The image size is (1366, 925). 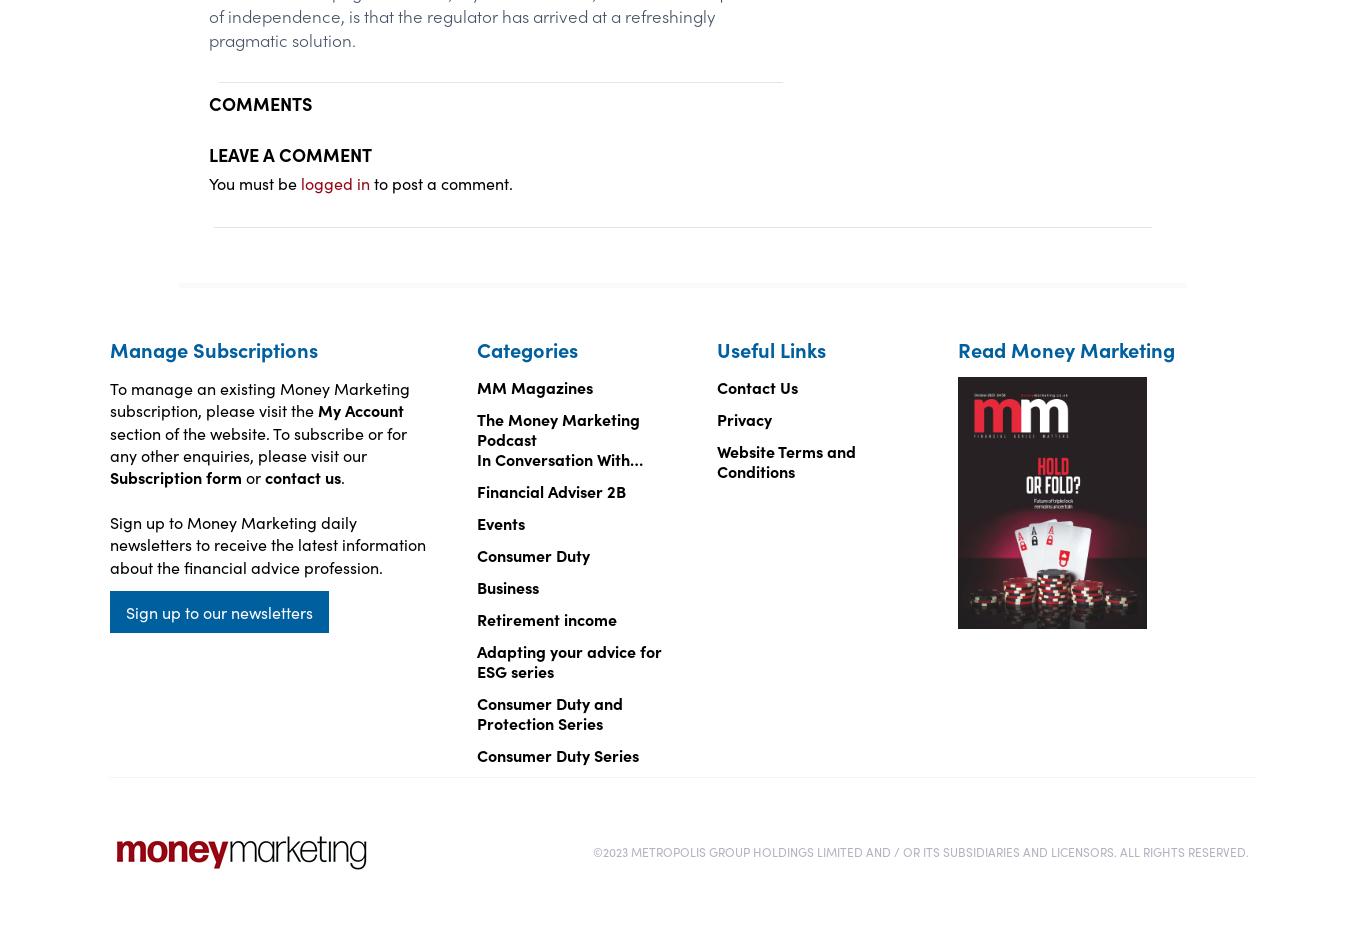 What do you see at coordinates (173, 477) in the screenshot?
I see `'Subscription form'` at bounding box center [173, 477].